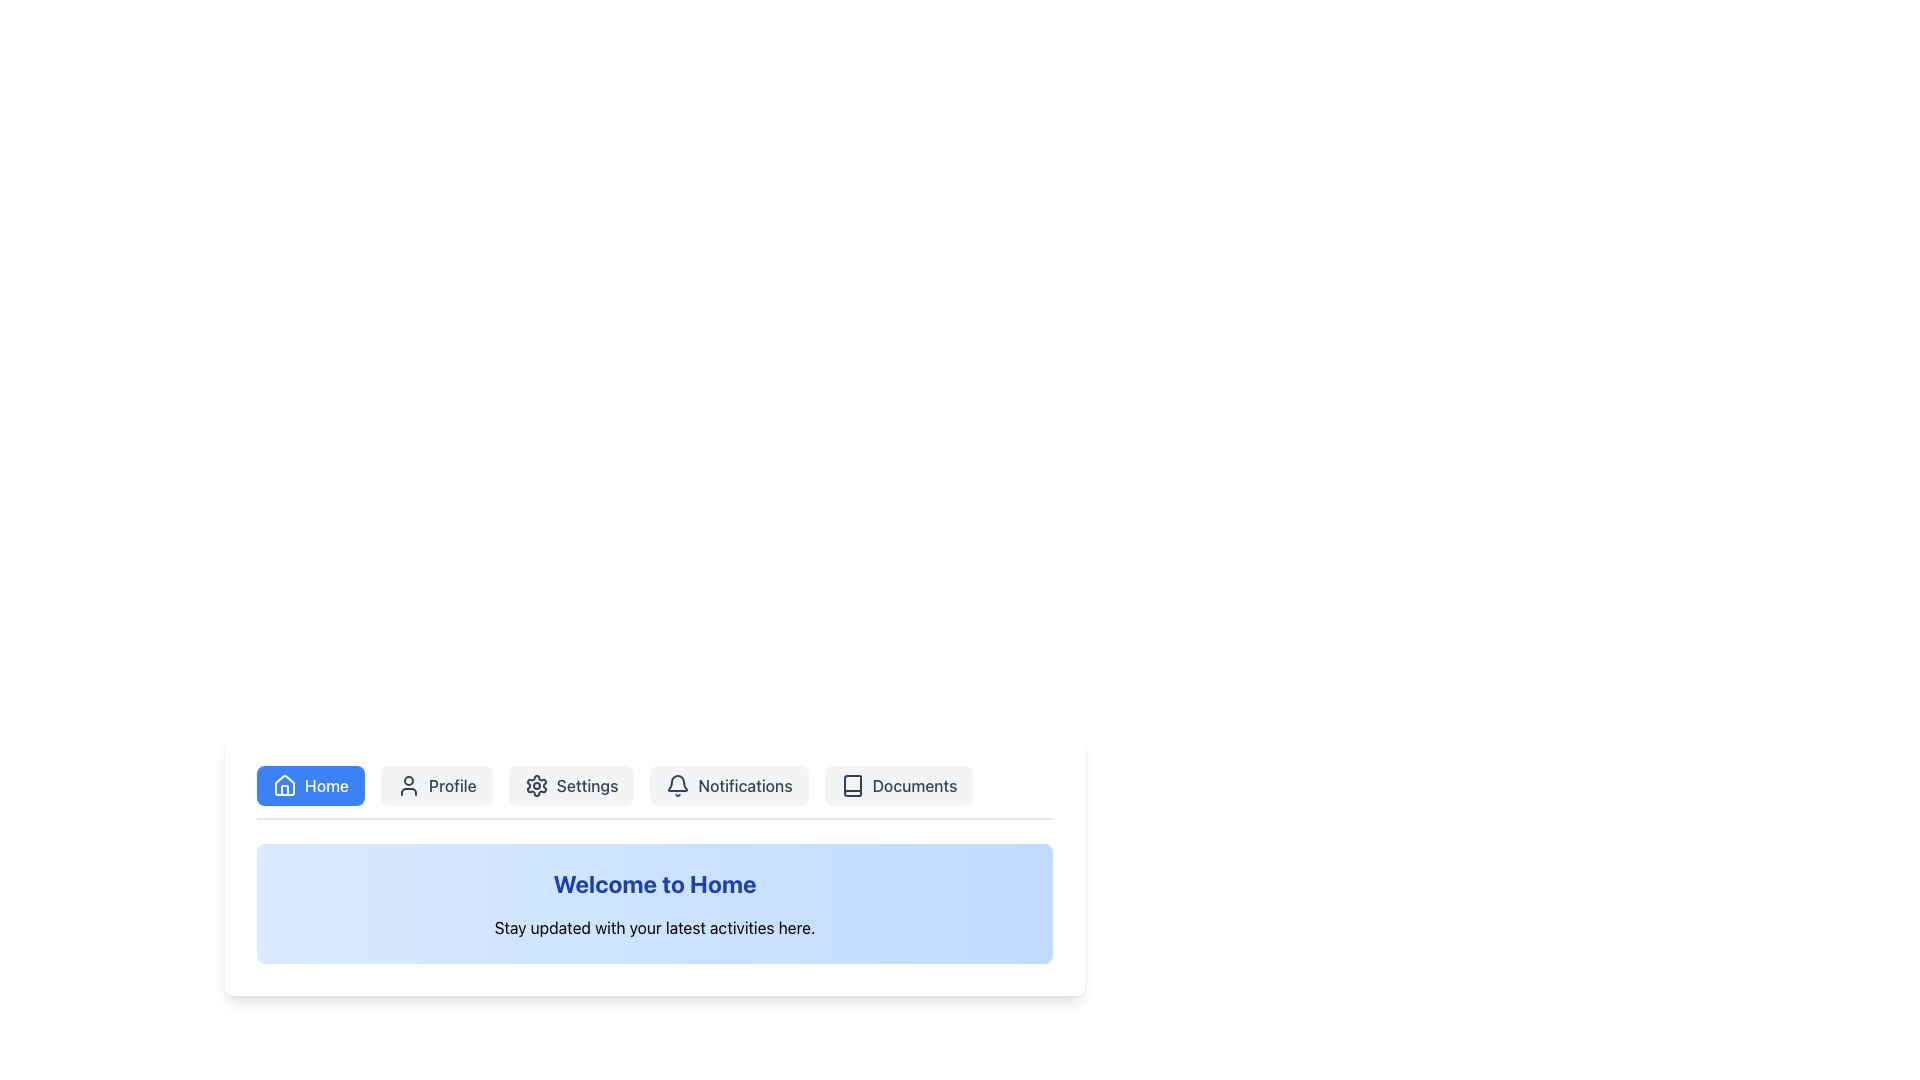  I want to click on the informational banner located centrally below the navigation bar, which serves to welcome the user and provide a brief update prompt, so click(654, 903).